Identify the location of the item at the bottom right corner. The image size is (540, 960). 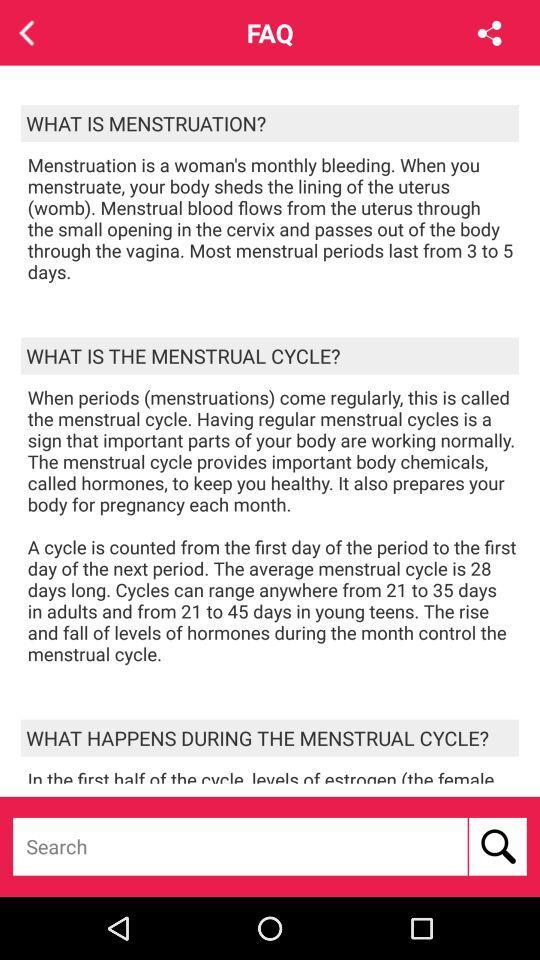
(496, 845).